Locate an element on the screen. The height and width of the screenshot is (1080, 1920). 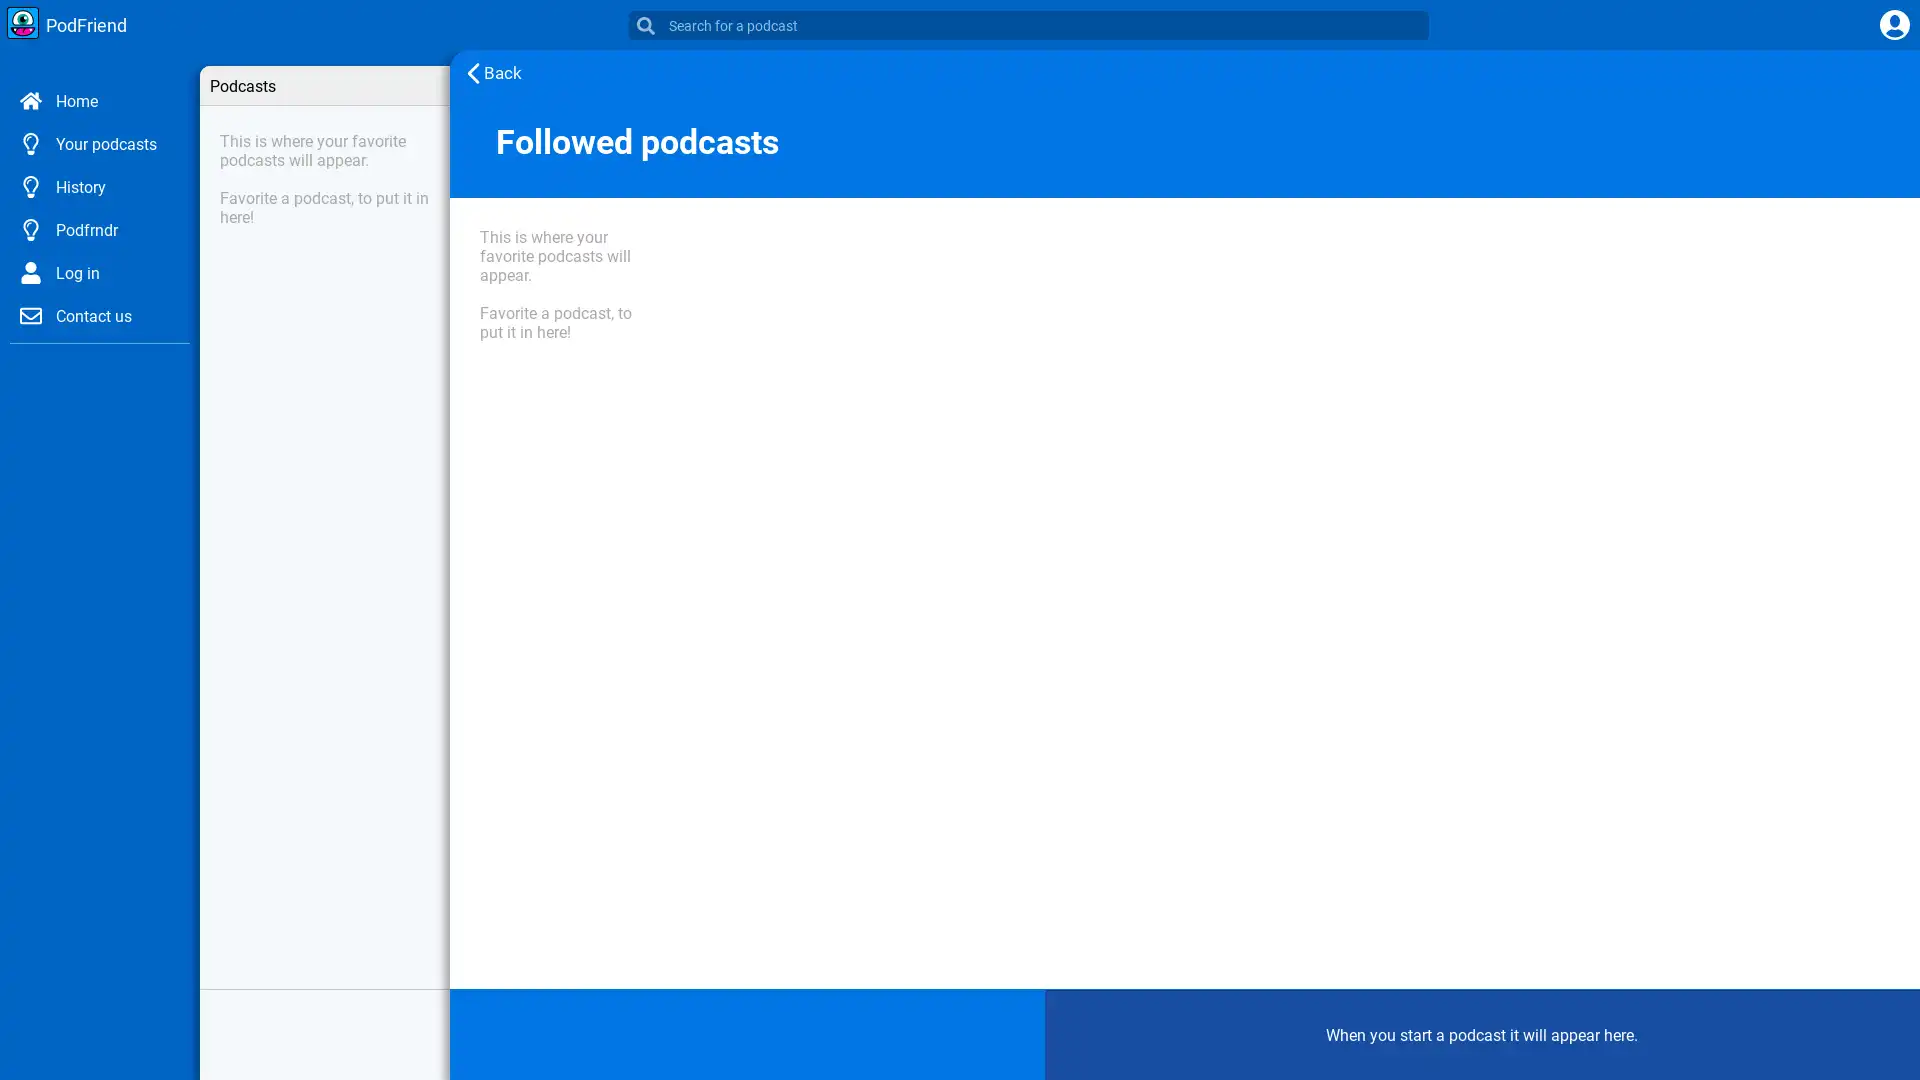
Back is located at coordinates (488, 72).